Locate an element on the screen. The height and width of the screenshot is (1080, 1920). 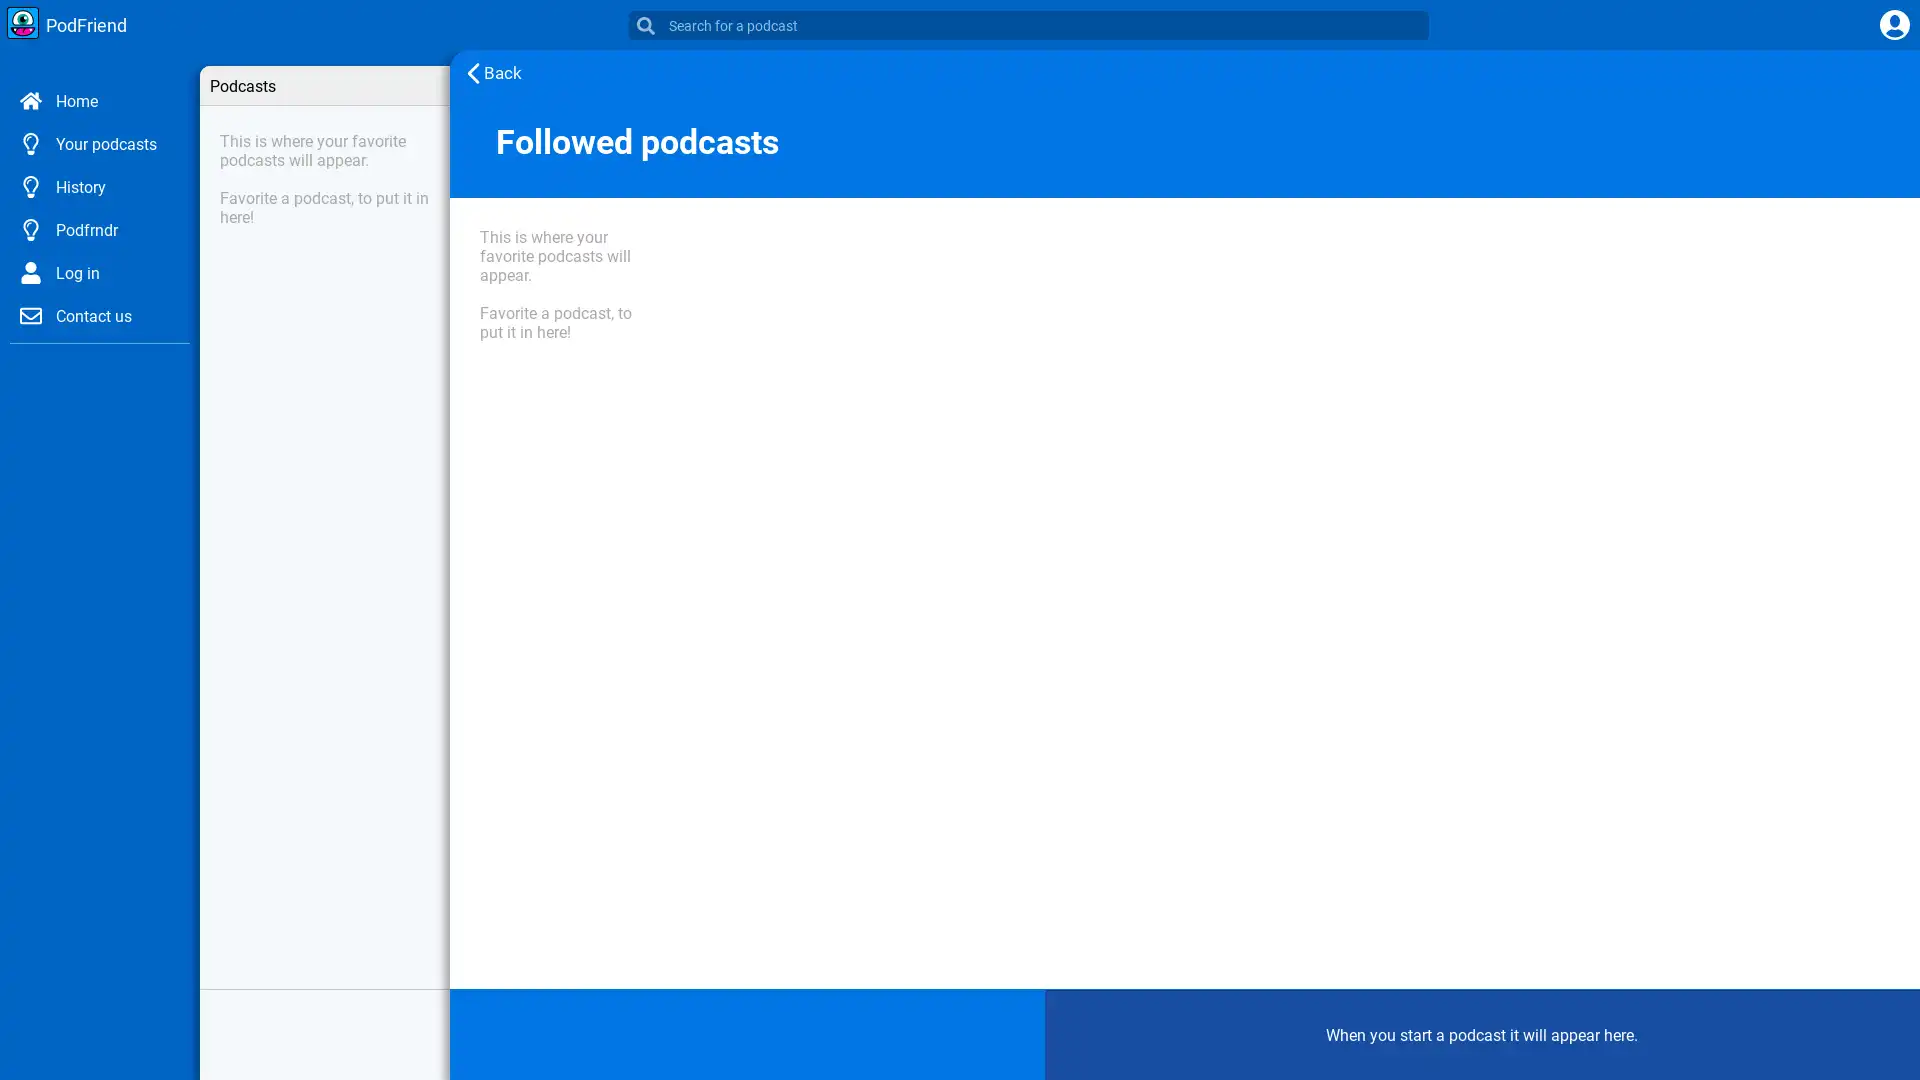
Back is located at coordinates (488, 72).